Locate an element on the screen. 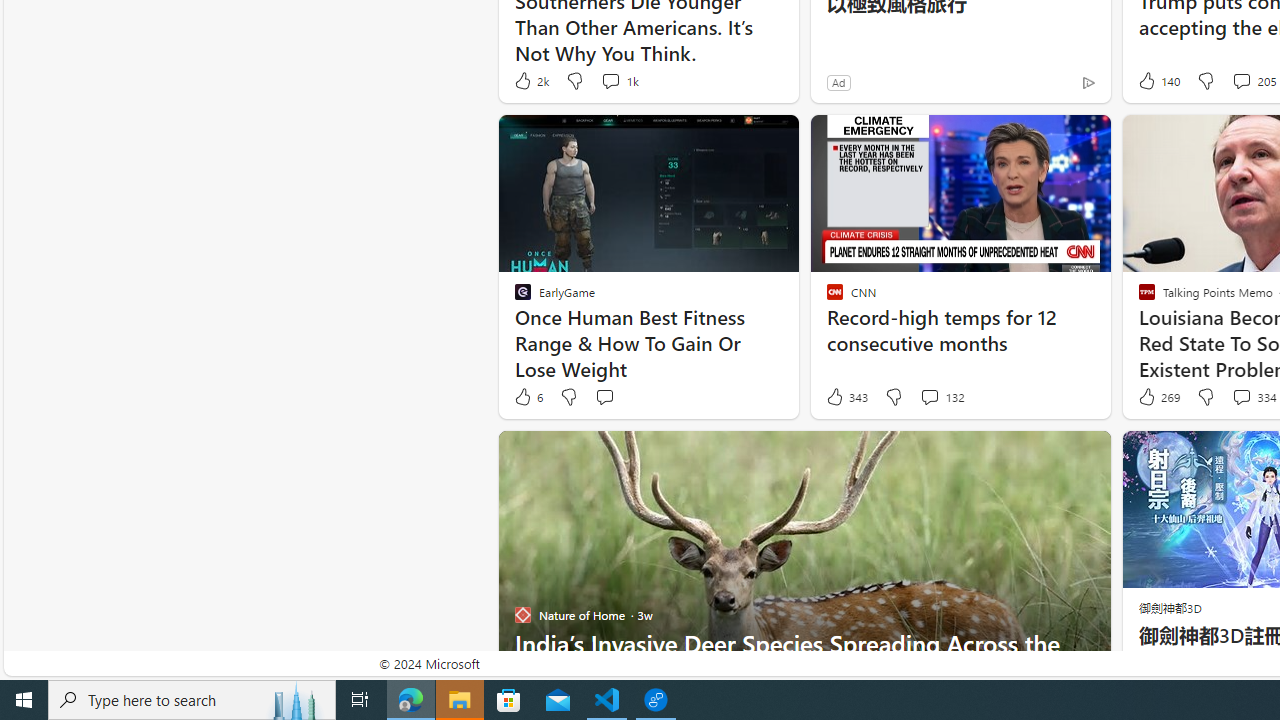 Image resolution: width=1280 pixels, height=720 pixels. 'View comments 132 Comment' is located at coordinates (941, 397).